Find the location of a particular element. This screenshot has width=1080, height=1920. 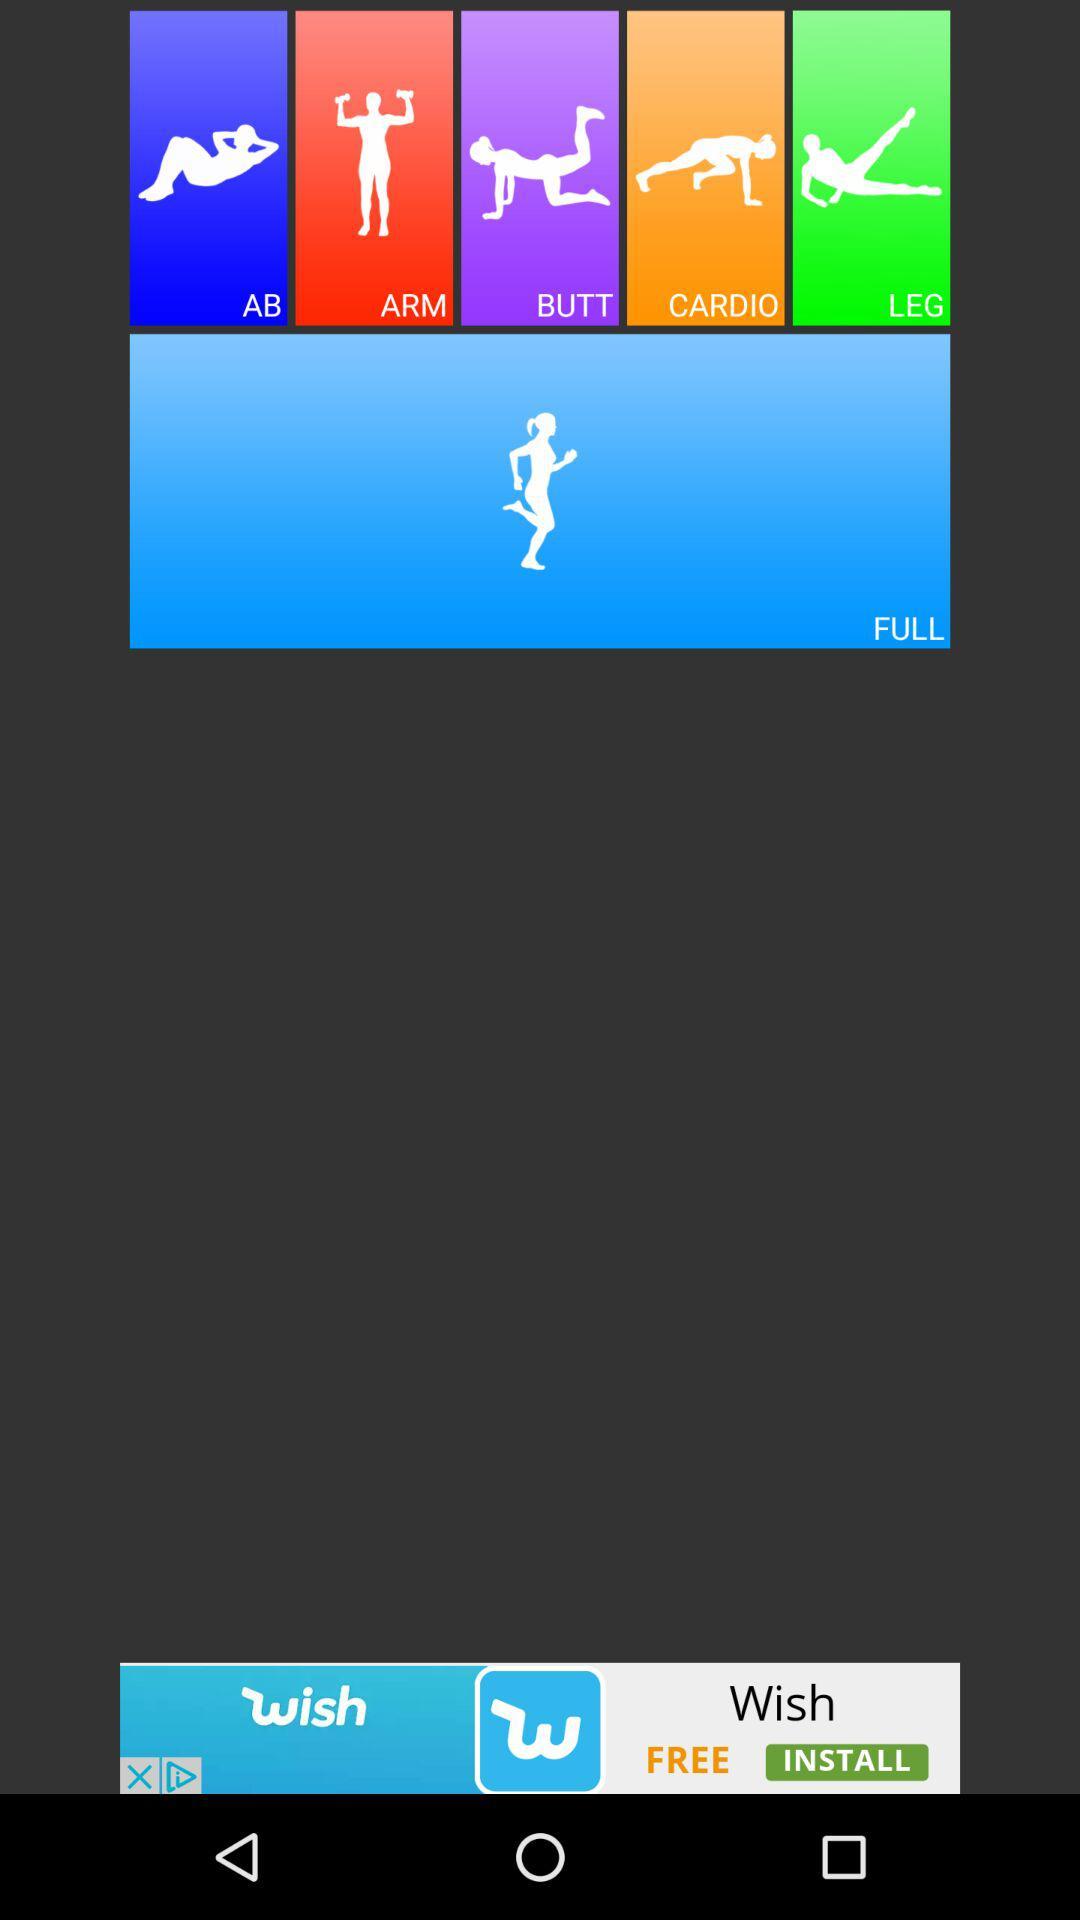

open advertisement is located at coordinates (540, 1727).